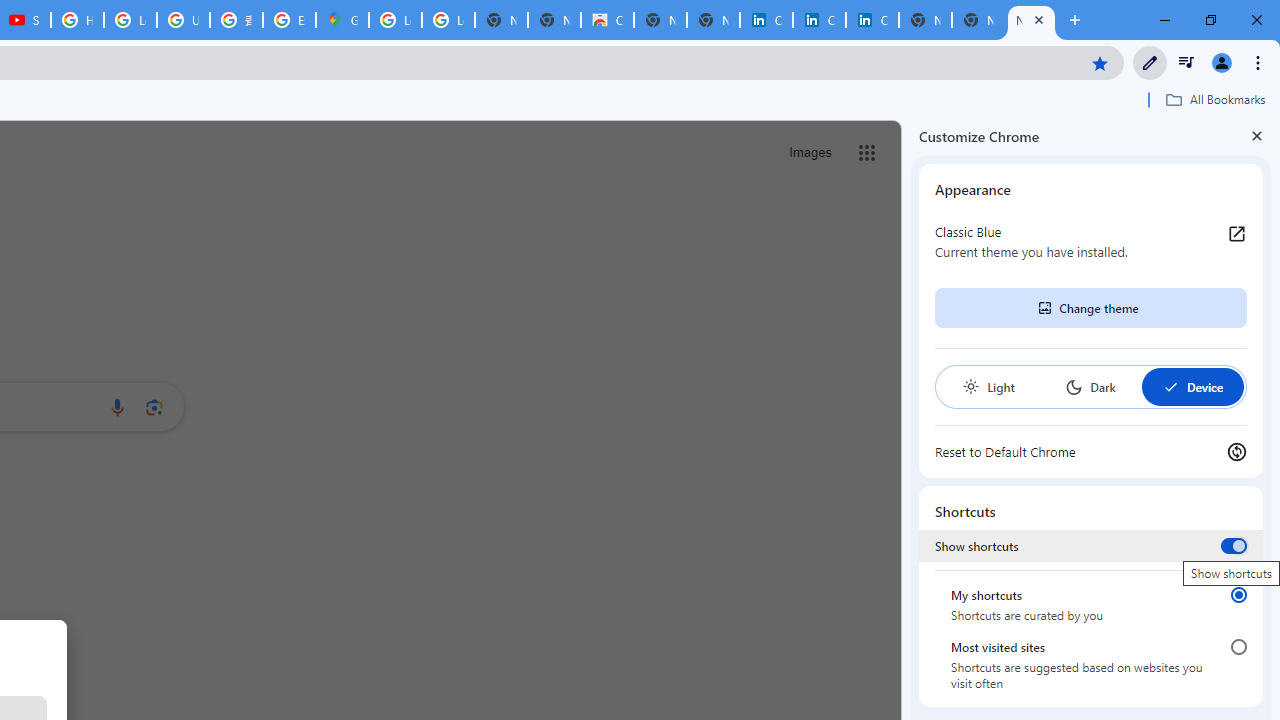 The image size is (1280, 720). What do you see at coordinates (288, 20) in the screenshot?
I see `'Explore new street-level details - Google Maps Help'` at bounding box center [288, 20].